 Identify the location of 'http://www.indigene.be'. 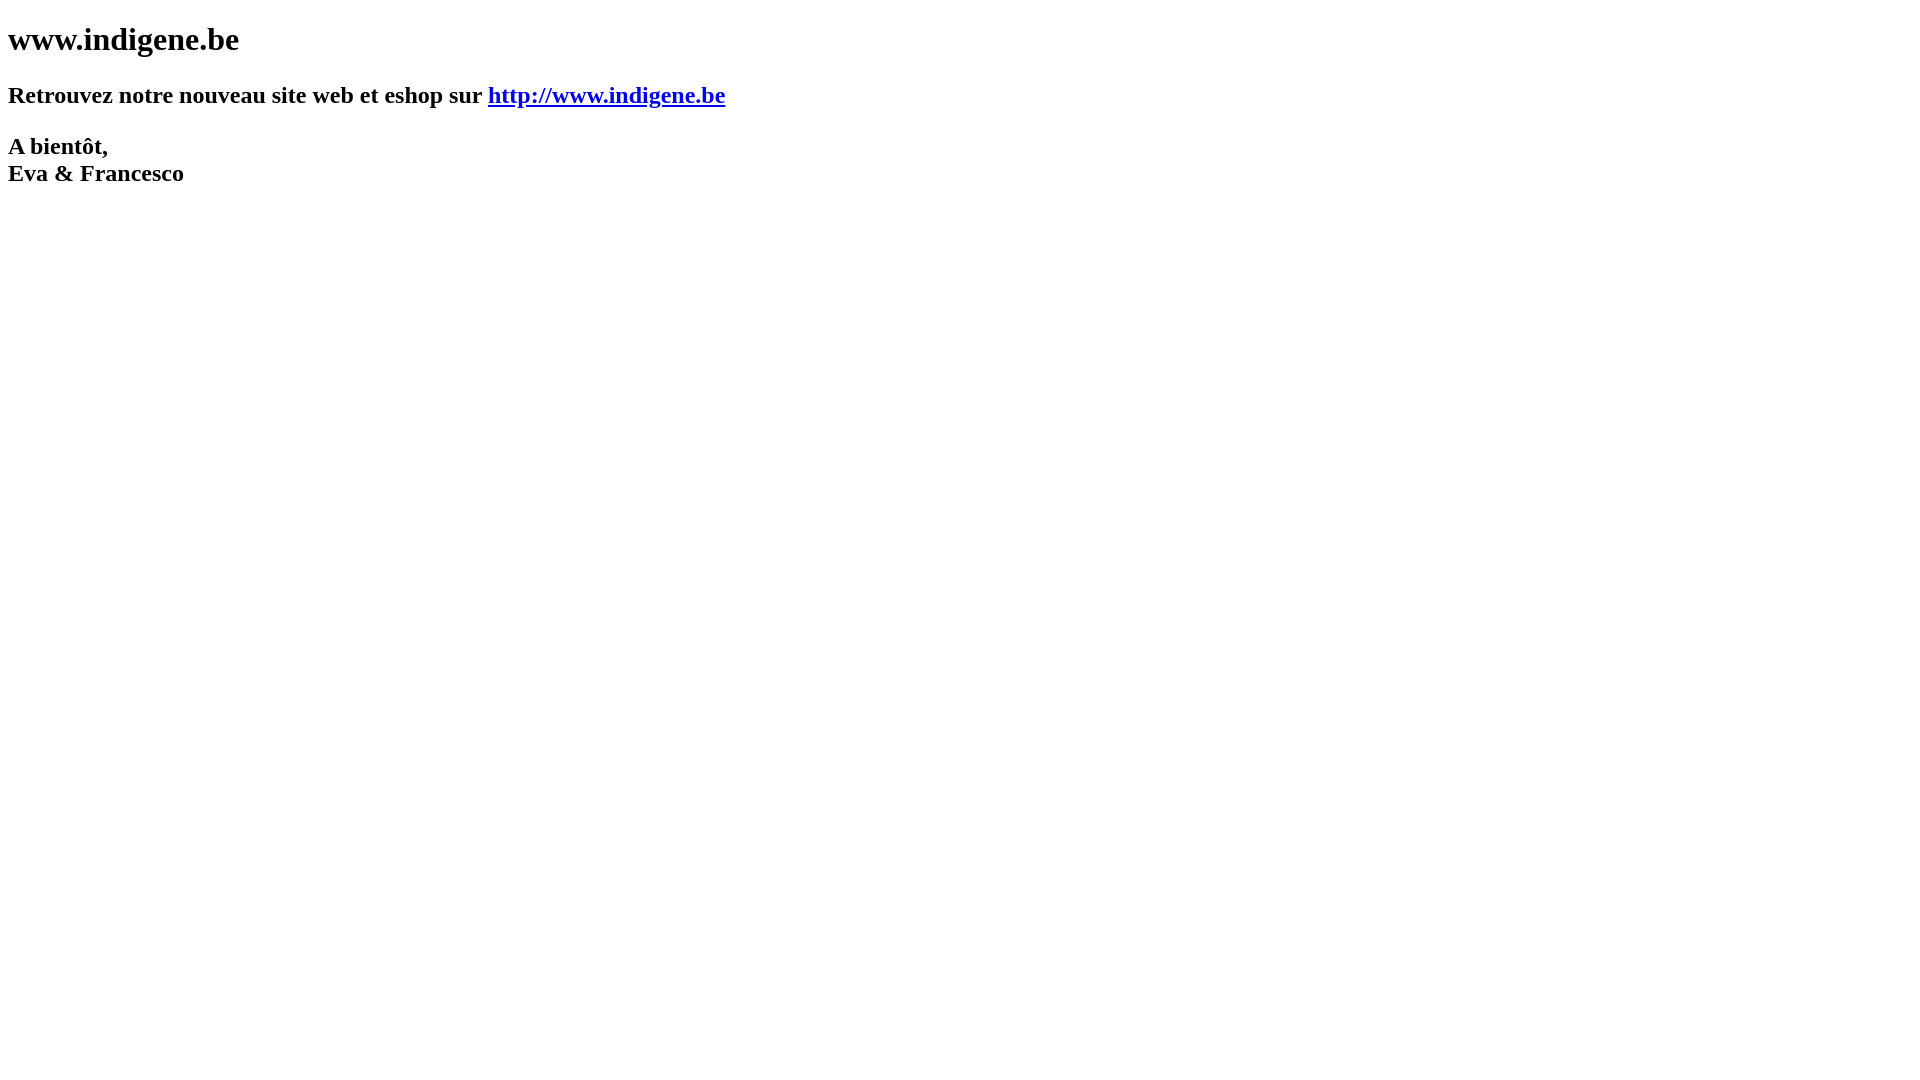
(605, 95).